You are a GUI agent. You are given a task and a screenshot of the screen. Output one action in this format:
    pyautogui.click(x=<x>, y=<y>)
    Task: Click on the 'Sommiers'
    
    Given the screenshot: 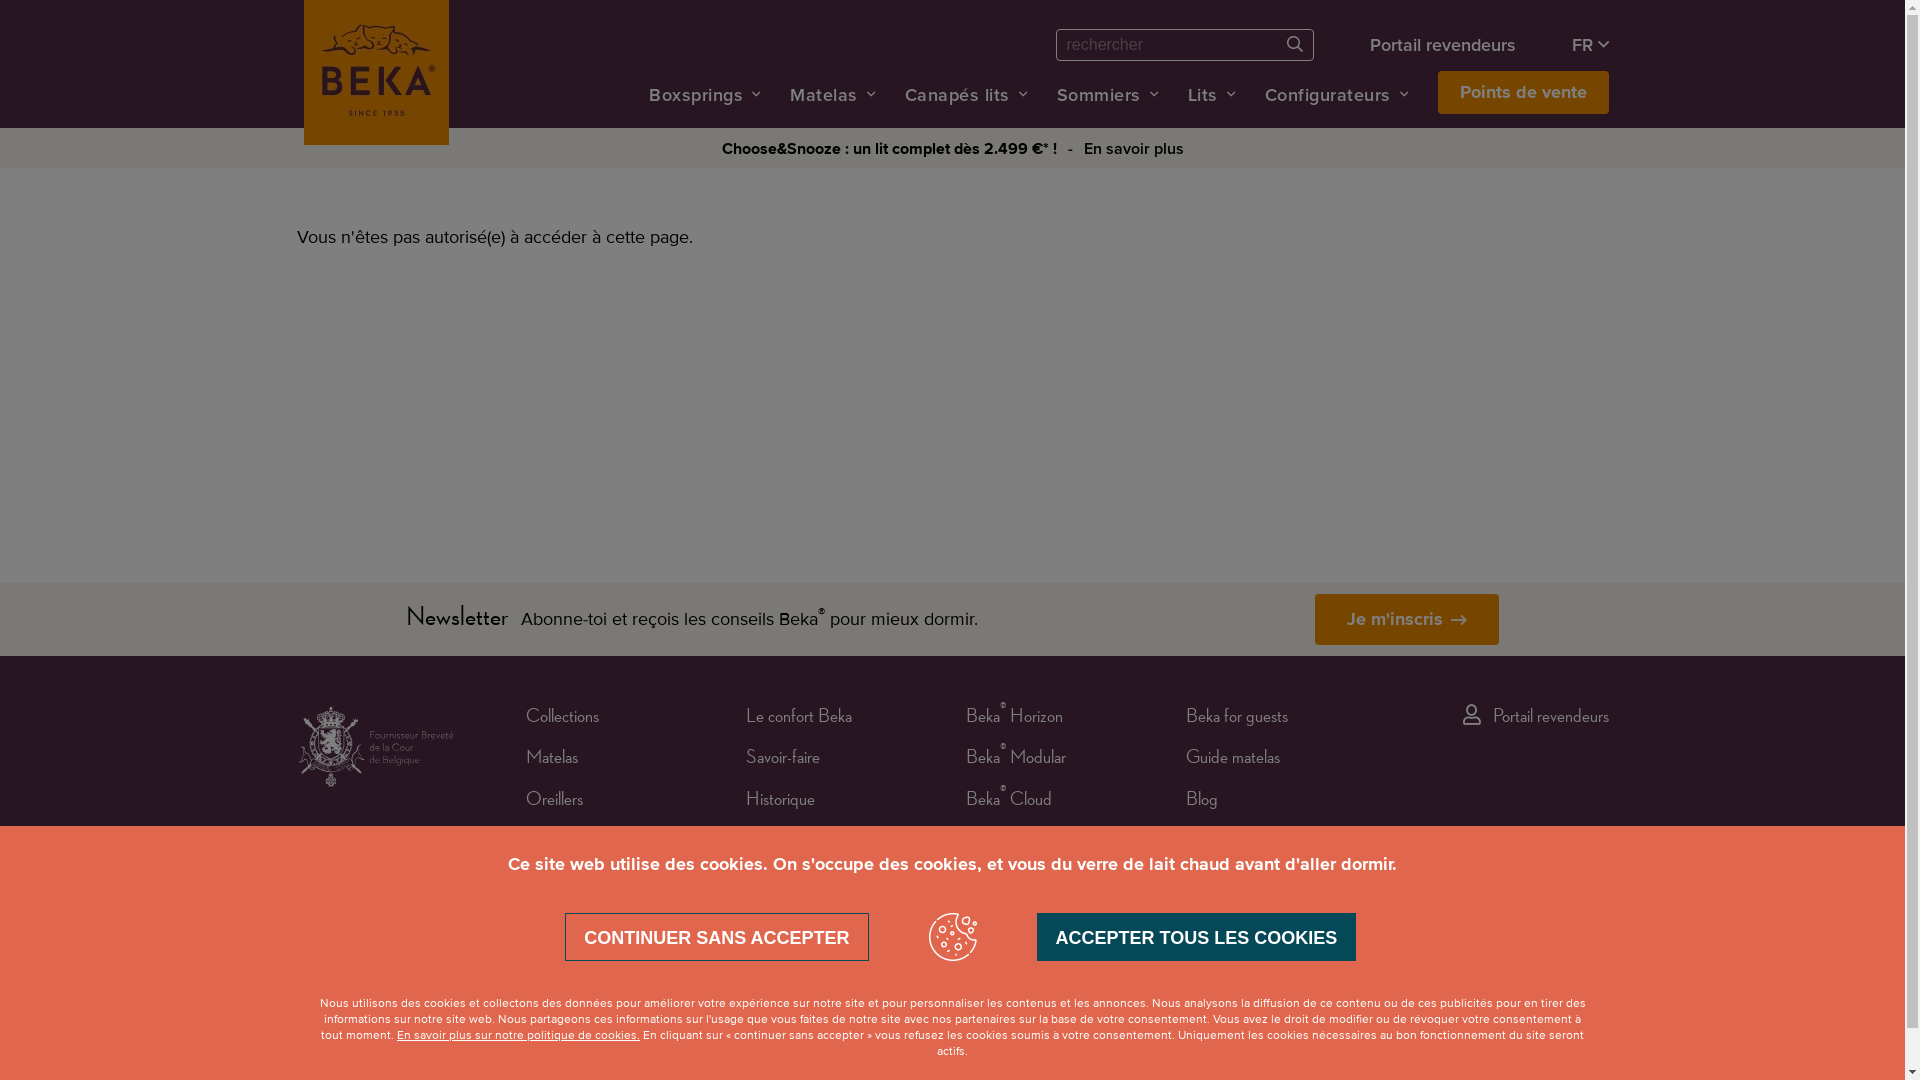 What is the action you would take?
    pyautogui.click(x=1097, y=94)
    